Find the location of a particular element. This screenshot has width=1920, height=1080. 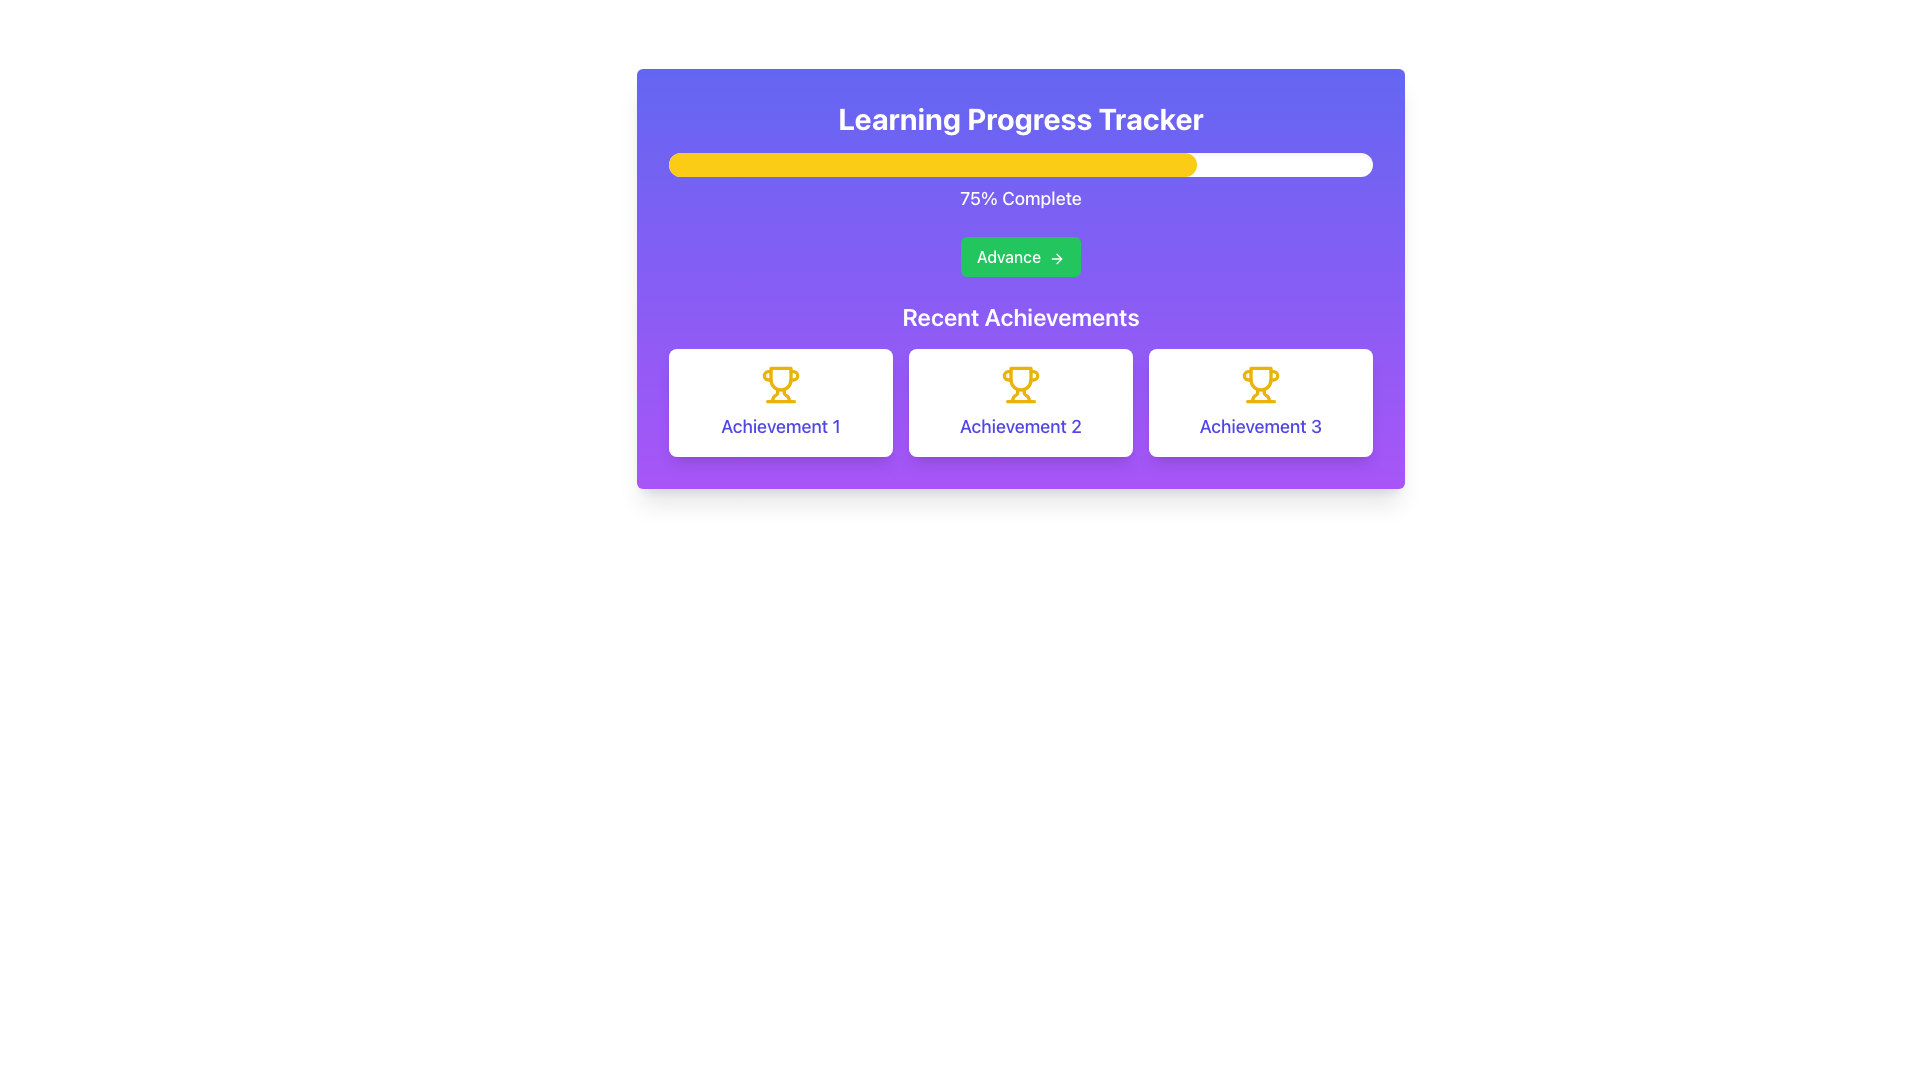

the yellow-filled progress indicator segment within the progress bar that visually represents 75% completion, located beneath the 'Learning Progress Tracker' title is located at coordinates (931, 164).